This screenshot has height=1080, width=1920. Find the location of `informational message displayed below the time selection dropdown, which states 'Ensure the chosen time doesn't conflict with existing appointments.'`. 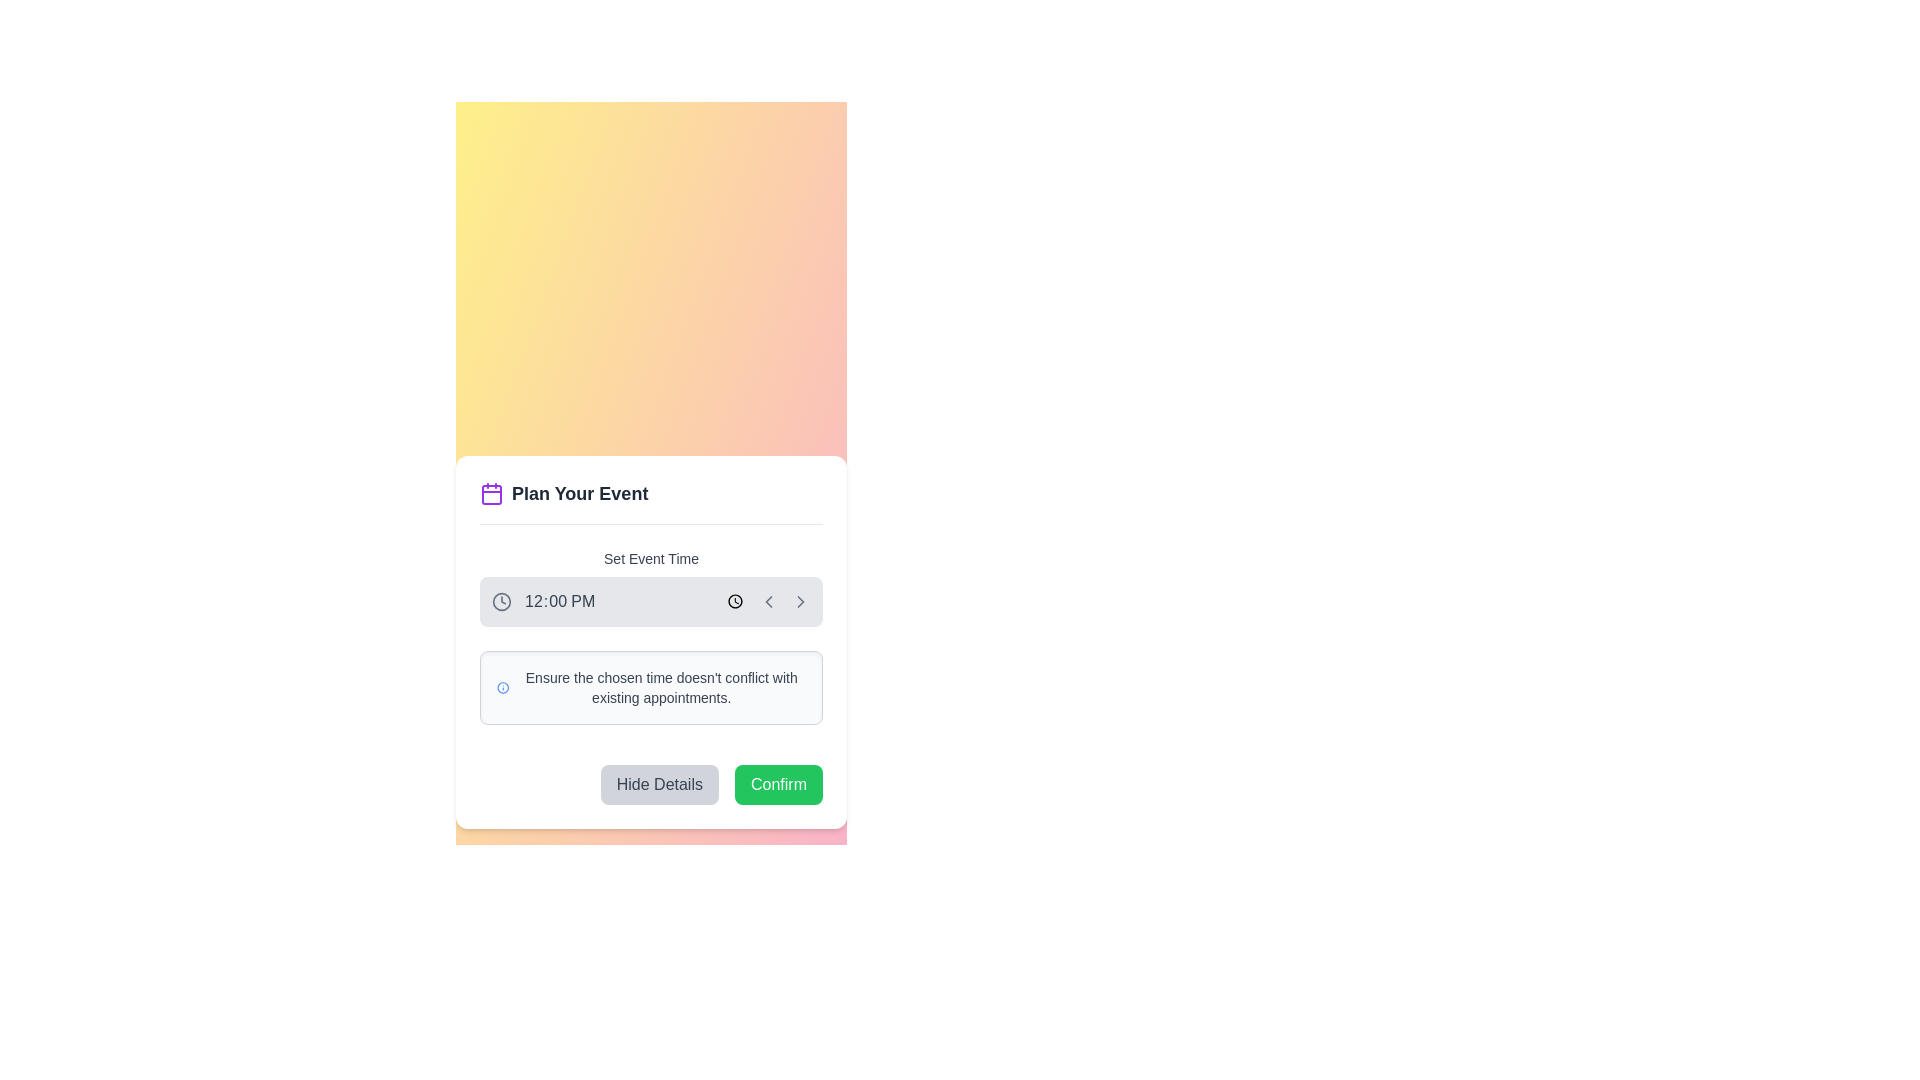

informational message displayed below the time selection dropdown, which states 'Ensure the chosen time doesn't conflict with existing appointments.' is located at coordinates (651, 686).